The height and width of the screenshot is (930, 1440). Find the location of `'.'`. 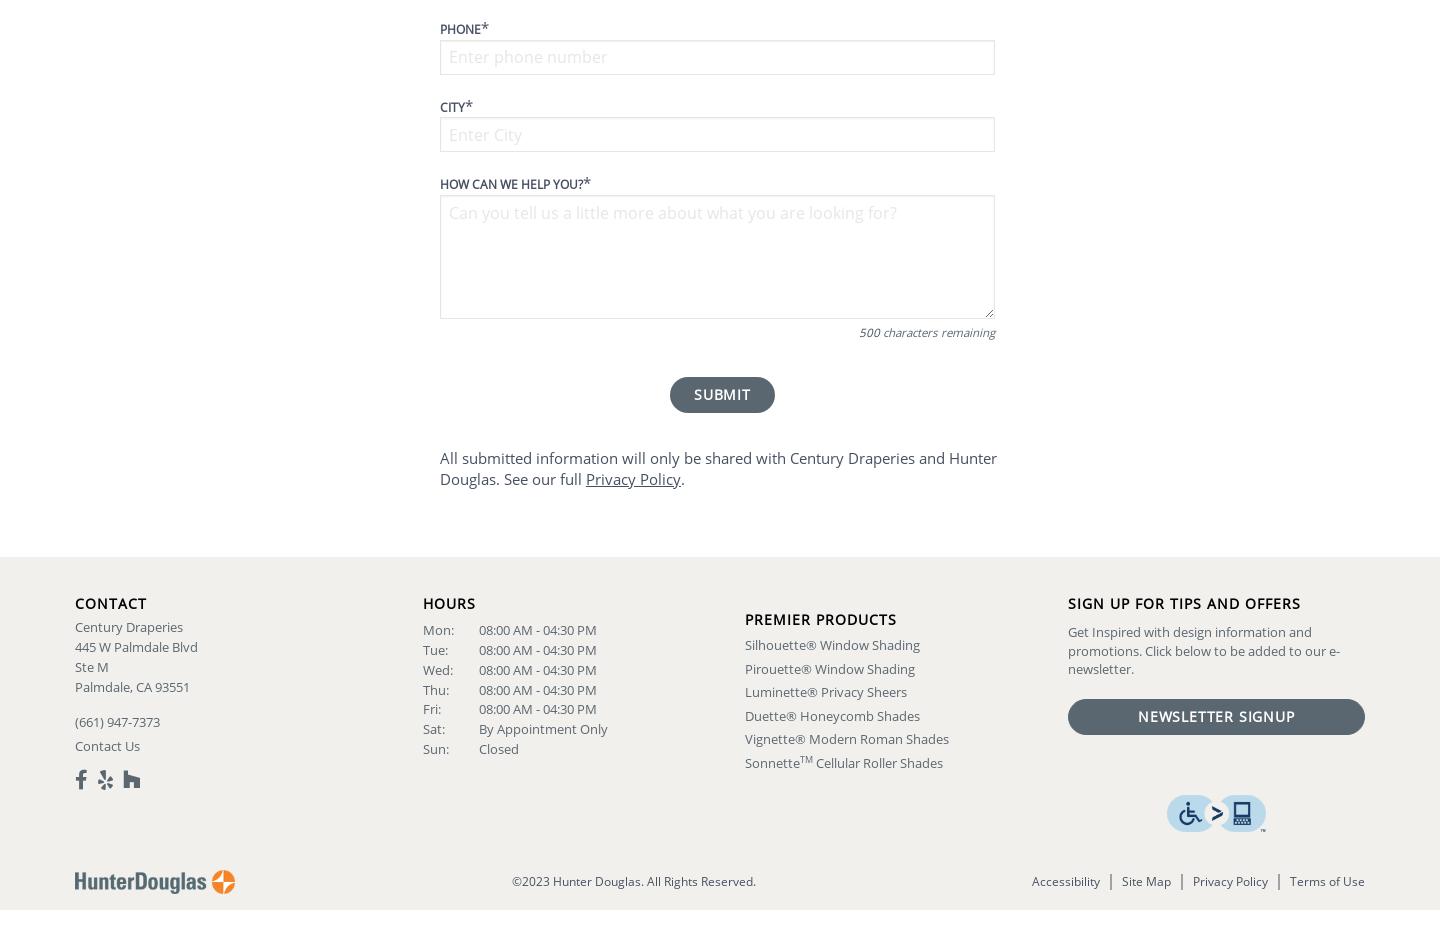

'.' is located at coordinates (682, 477).